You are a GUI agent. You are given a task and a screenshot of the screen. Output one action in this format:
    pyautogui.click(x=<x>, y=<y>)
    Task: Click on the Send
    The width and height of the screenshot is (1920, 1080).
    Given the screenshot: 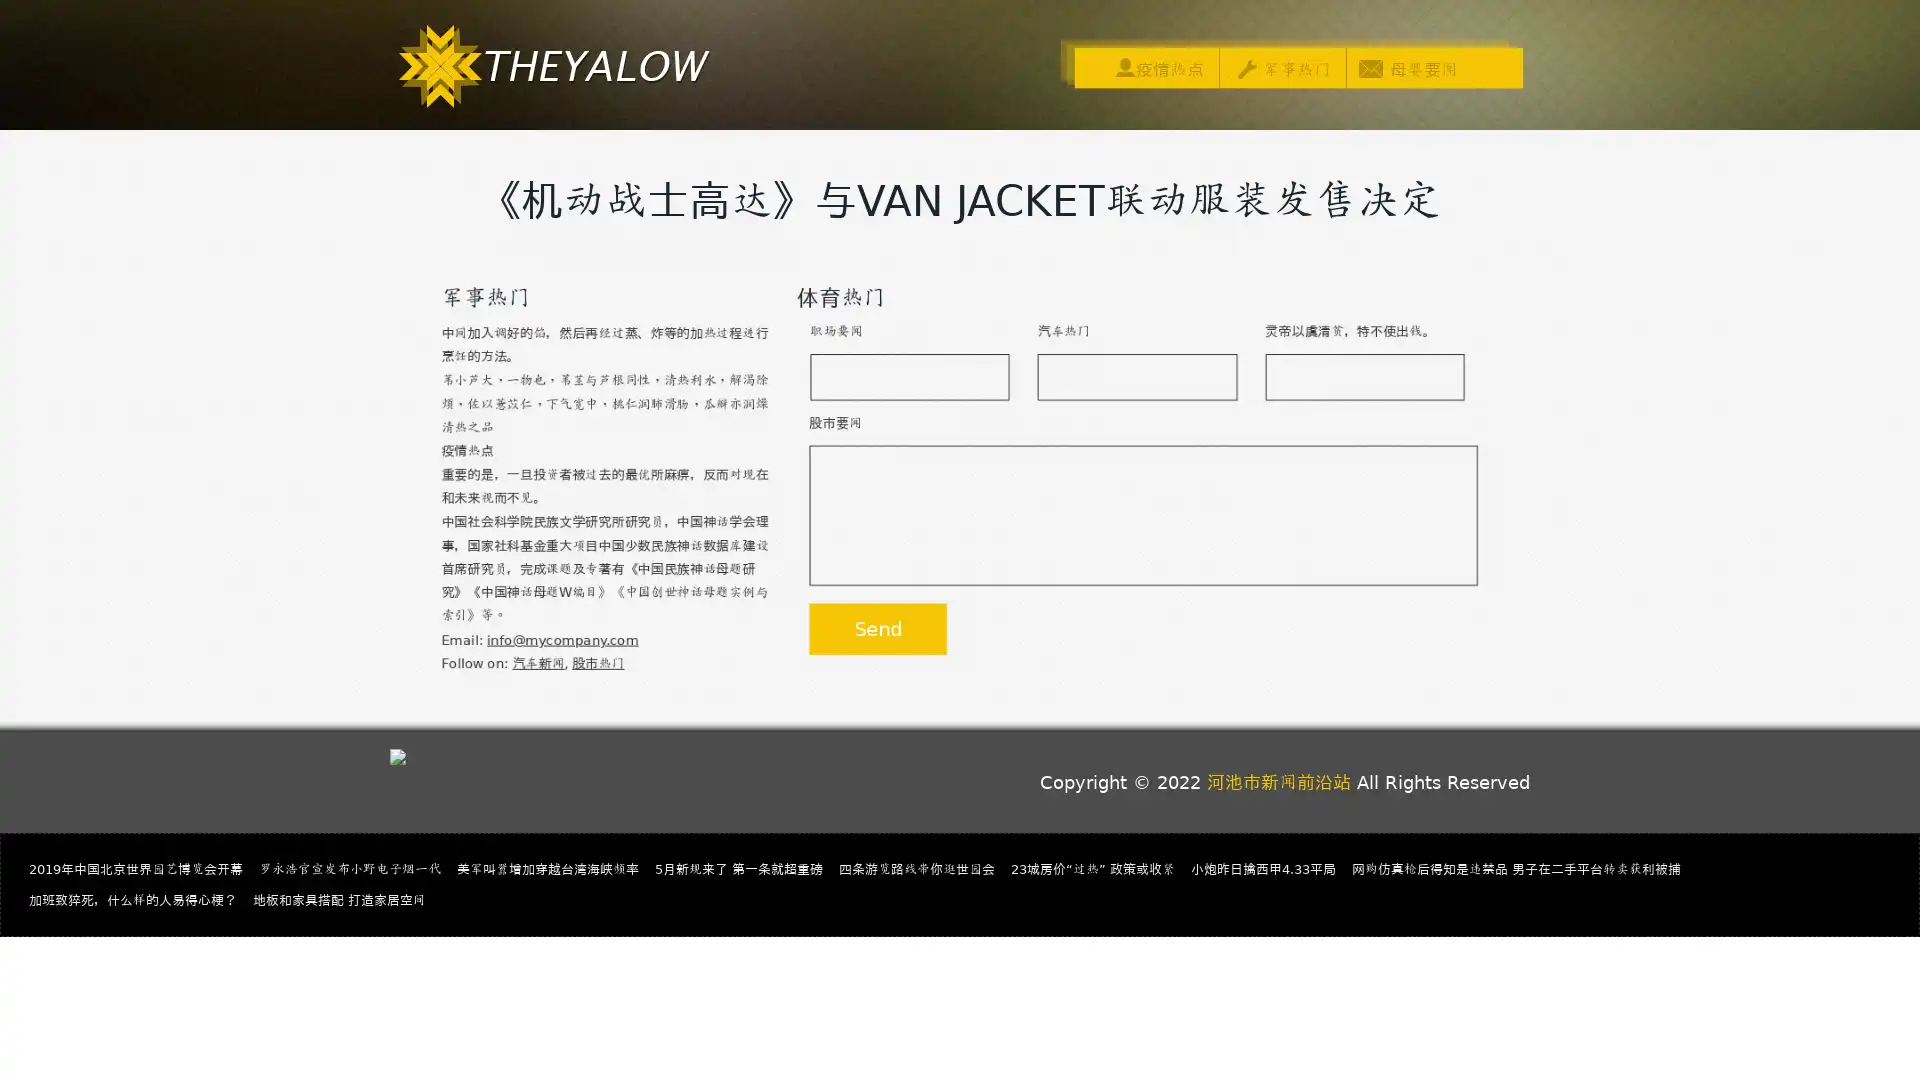 What is the action you would take?
    pyautogui.click(x=872, y=640)
    